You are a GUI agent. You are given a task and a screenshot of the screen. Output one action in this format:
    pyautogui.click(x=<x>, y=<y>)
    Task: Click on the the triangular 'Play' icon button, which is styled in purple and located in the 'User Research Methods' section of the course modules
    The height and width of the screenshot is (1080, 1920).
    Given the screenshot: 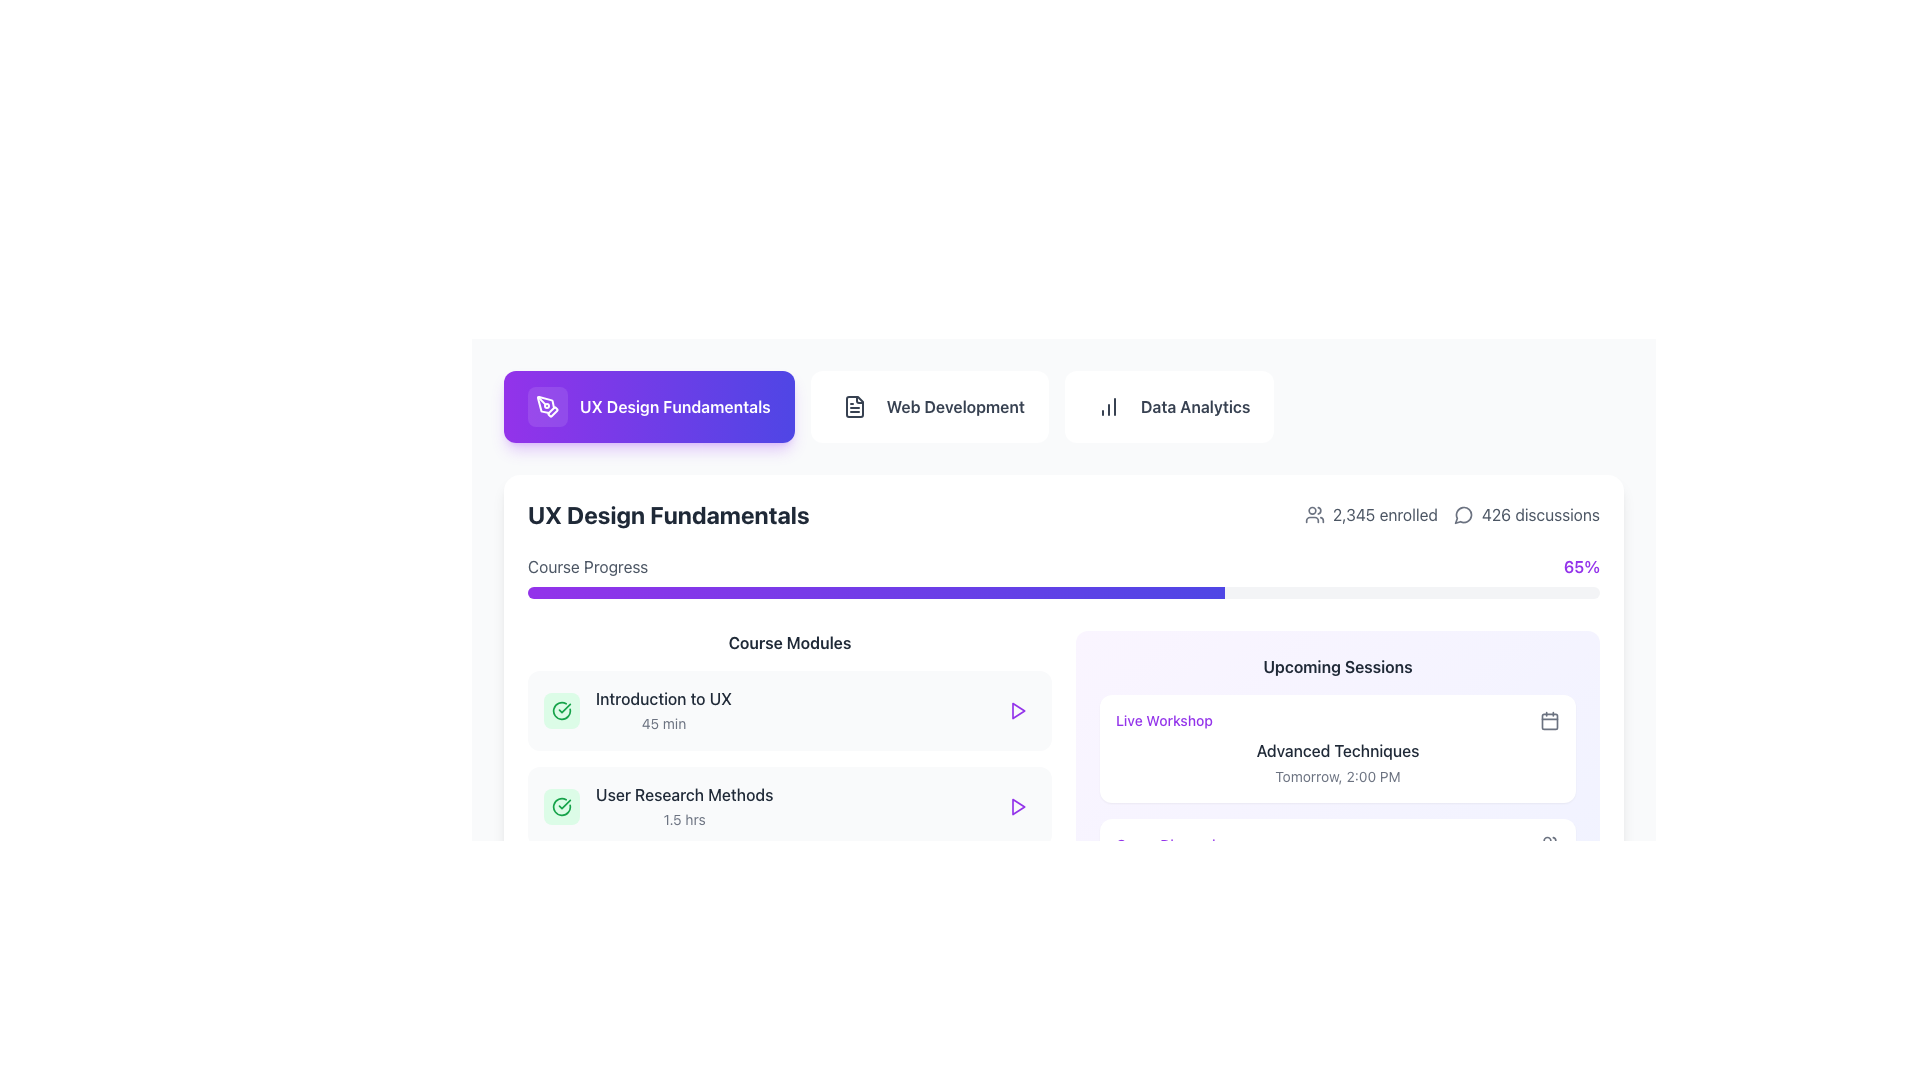 What is the action you would take?
    pyautogui.click(x=1018, y=709)
    